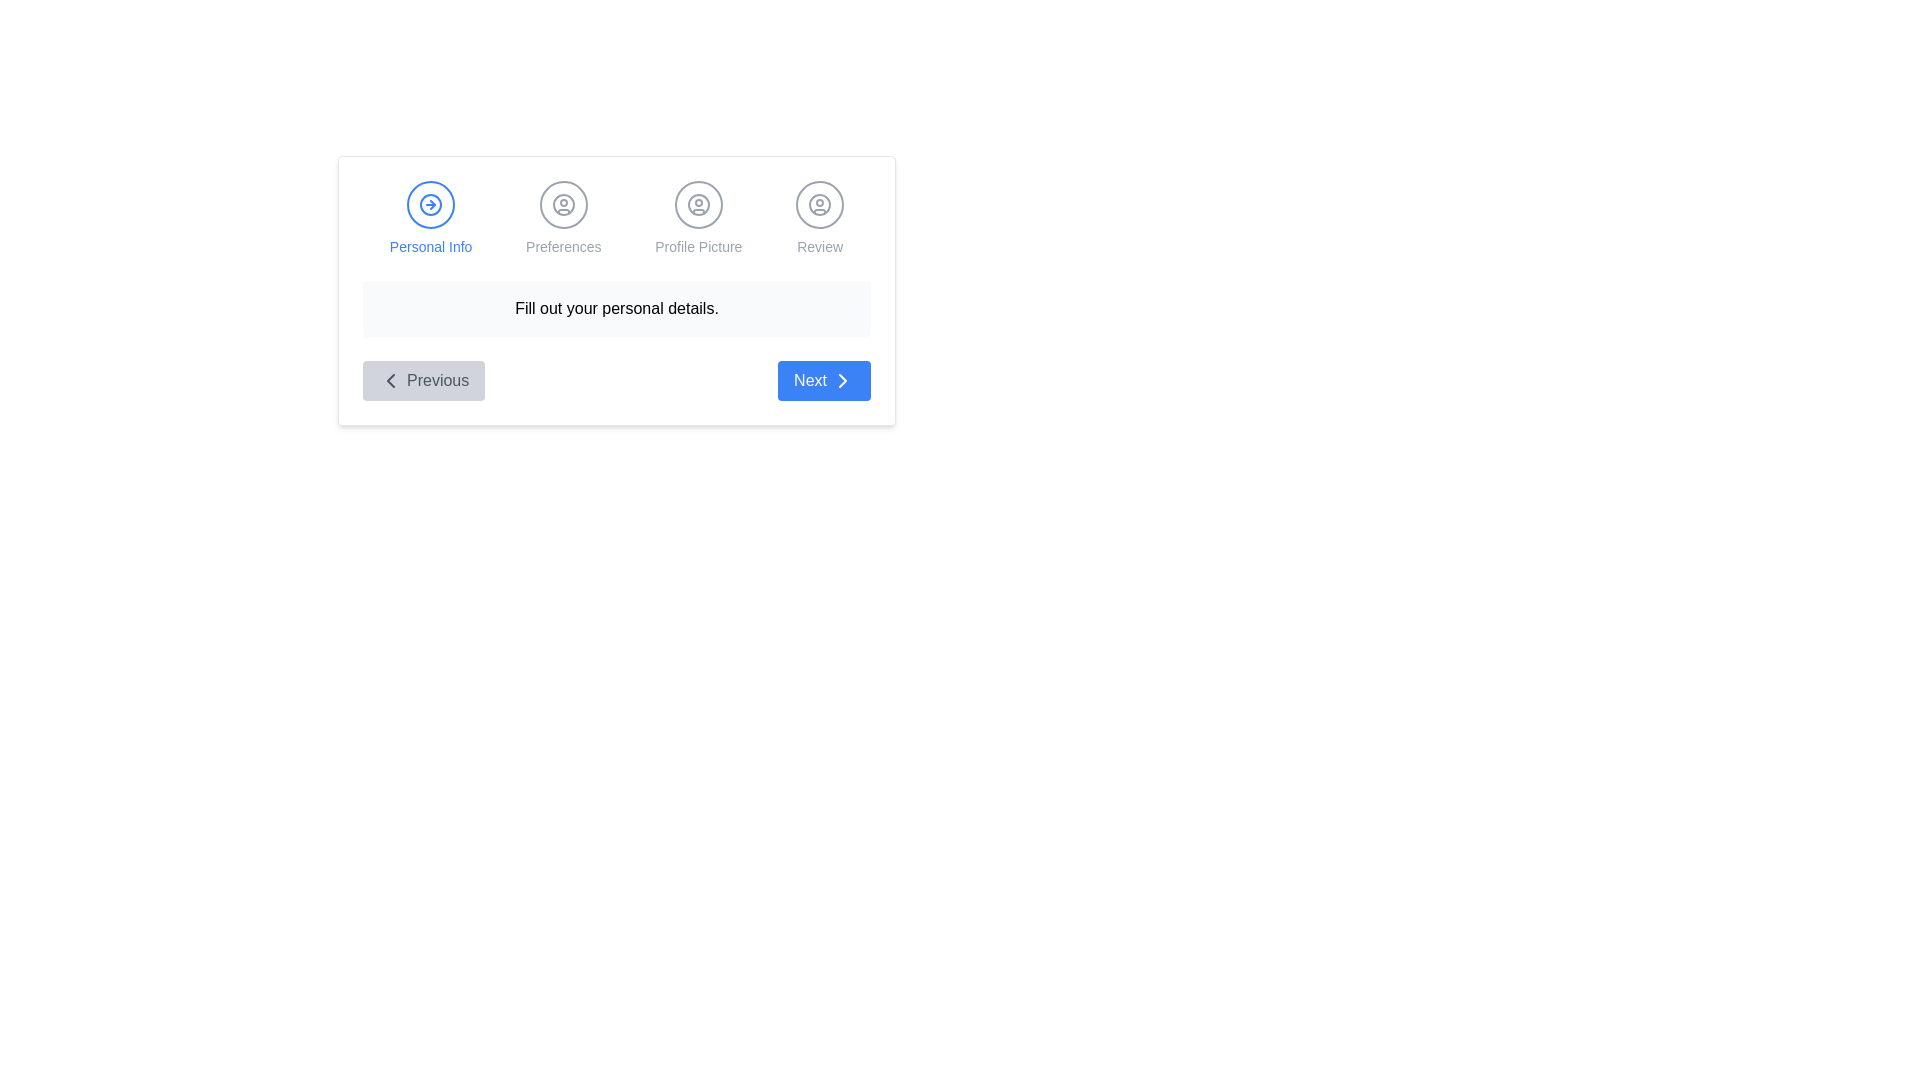  I want to click on the circular button with a gray border and user icon located above the 'Preferences' text, so click(562, 204).